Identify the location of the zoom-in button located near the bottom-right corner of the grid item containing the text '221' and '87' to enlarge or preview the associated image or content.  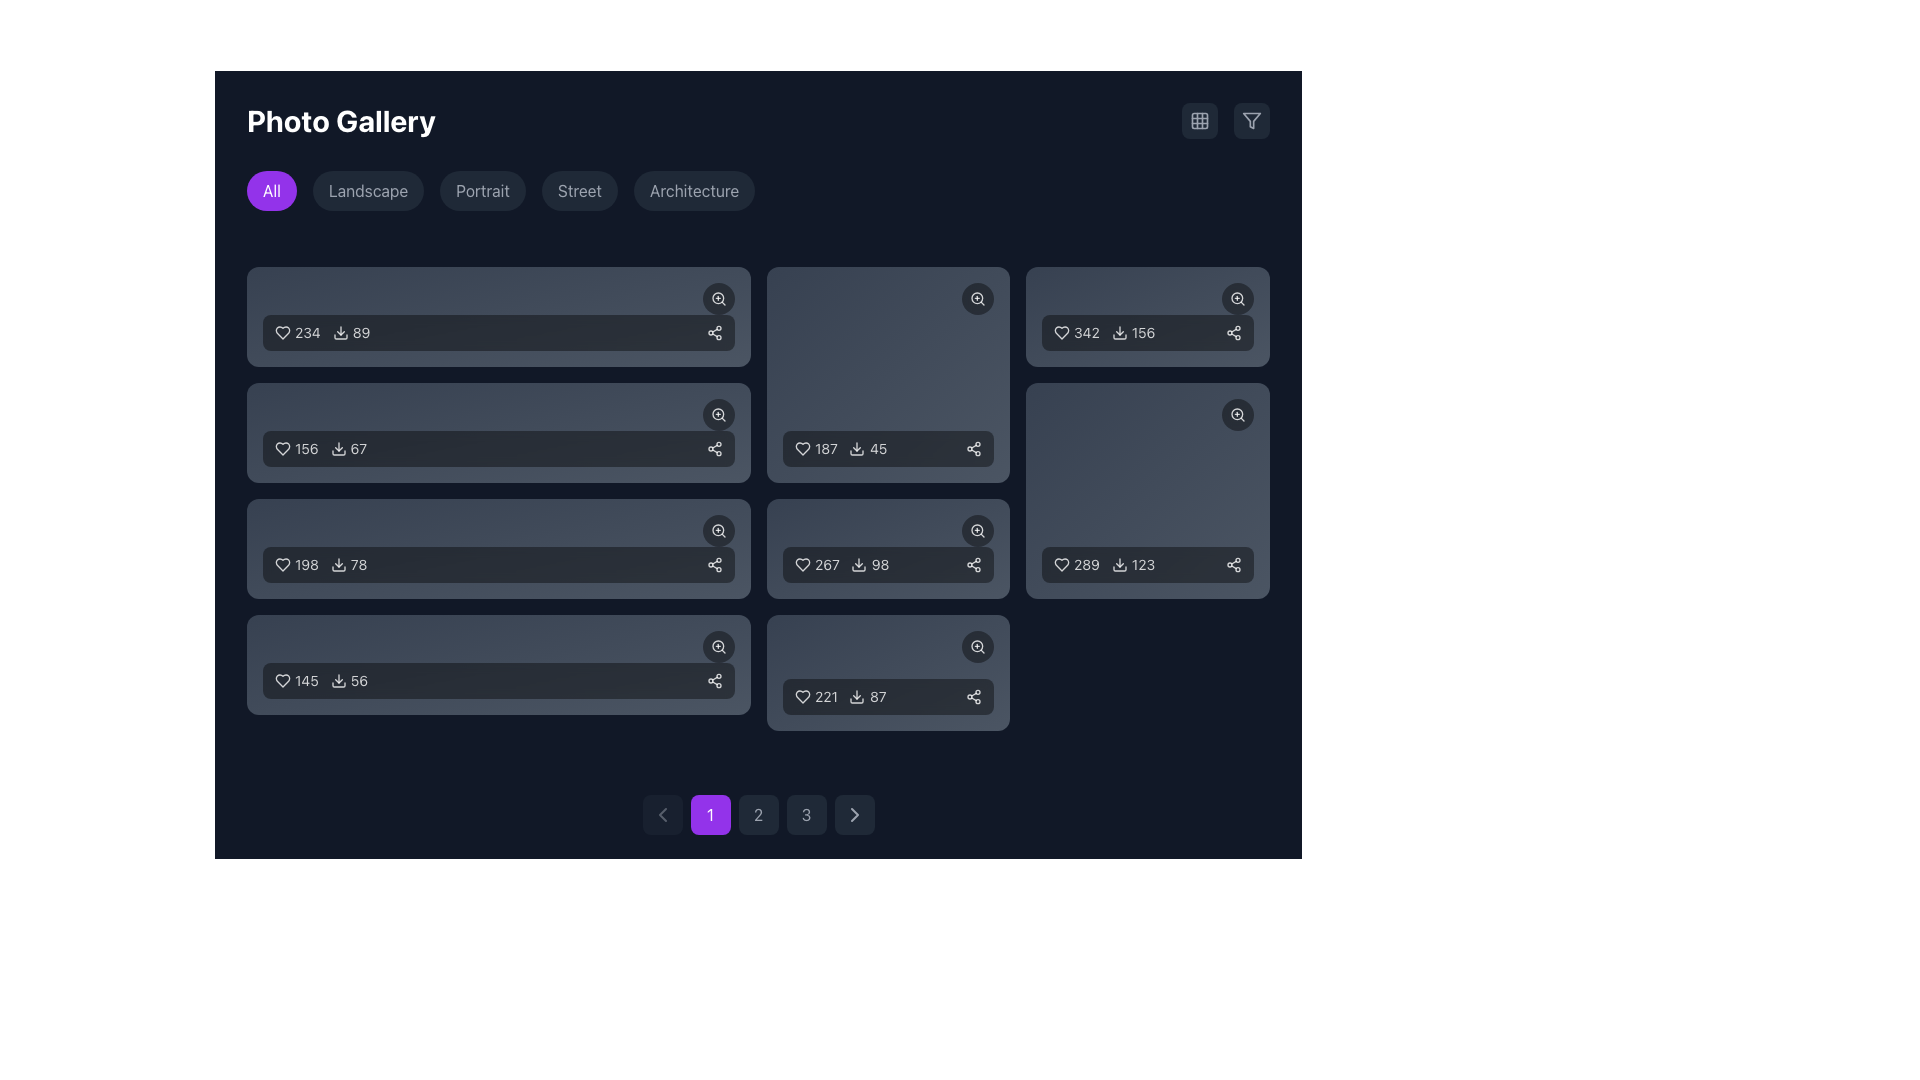
(978, 647).